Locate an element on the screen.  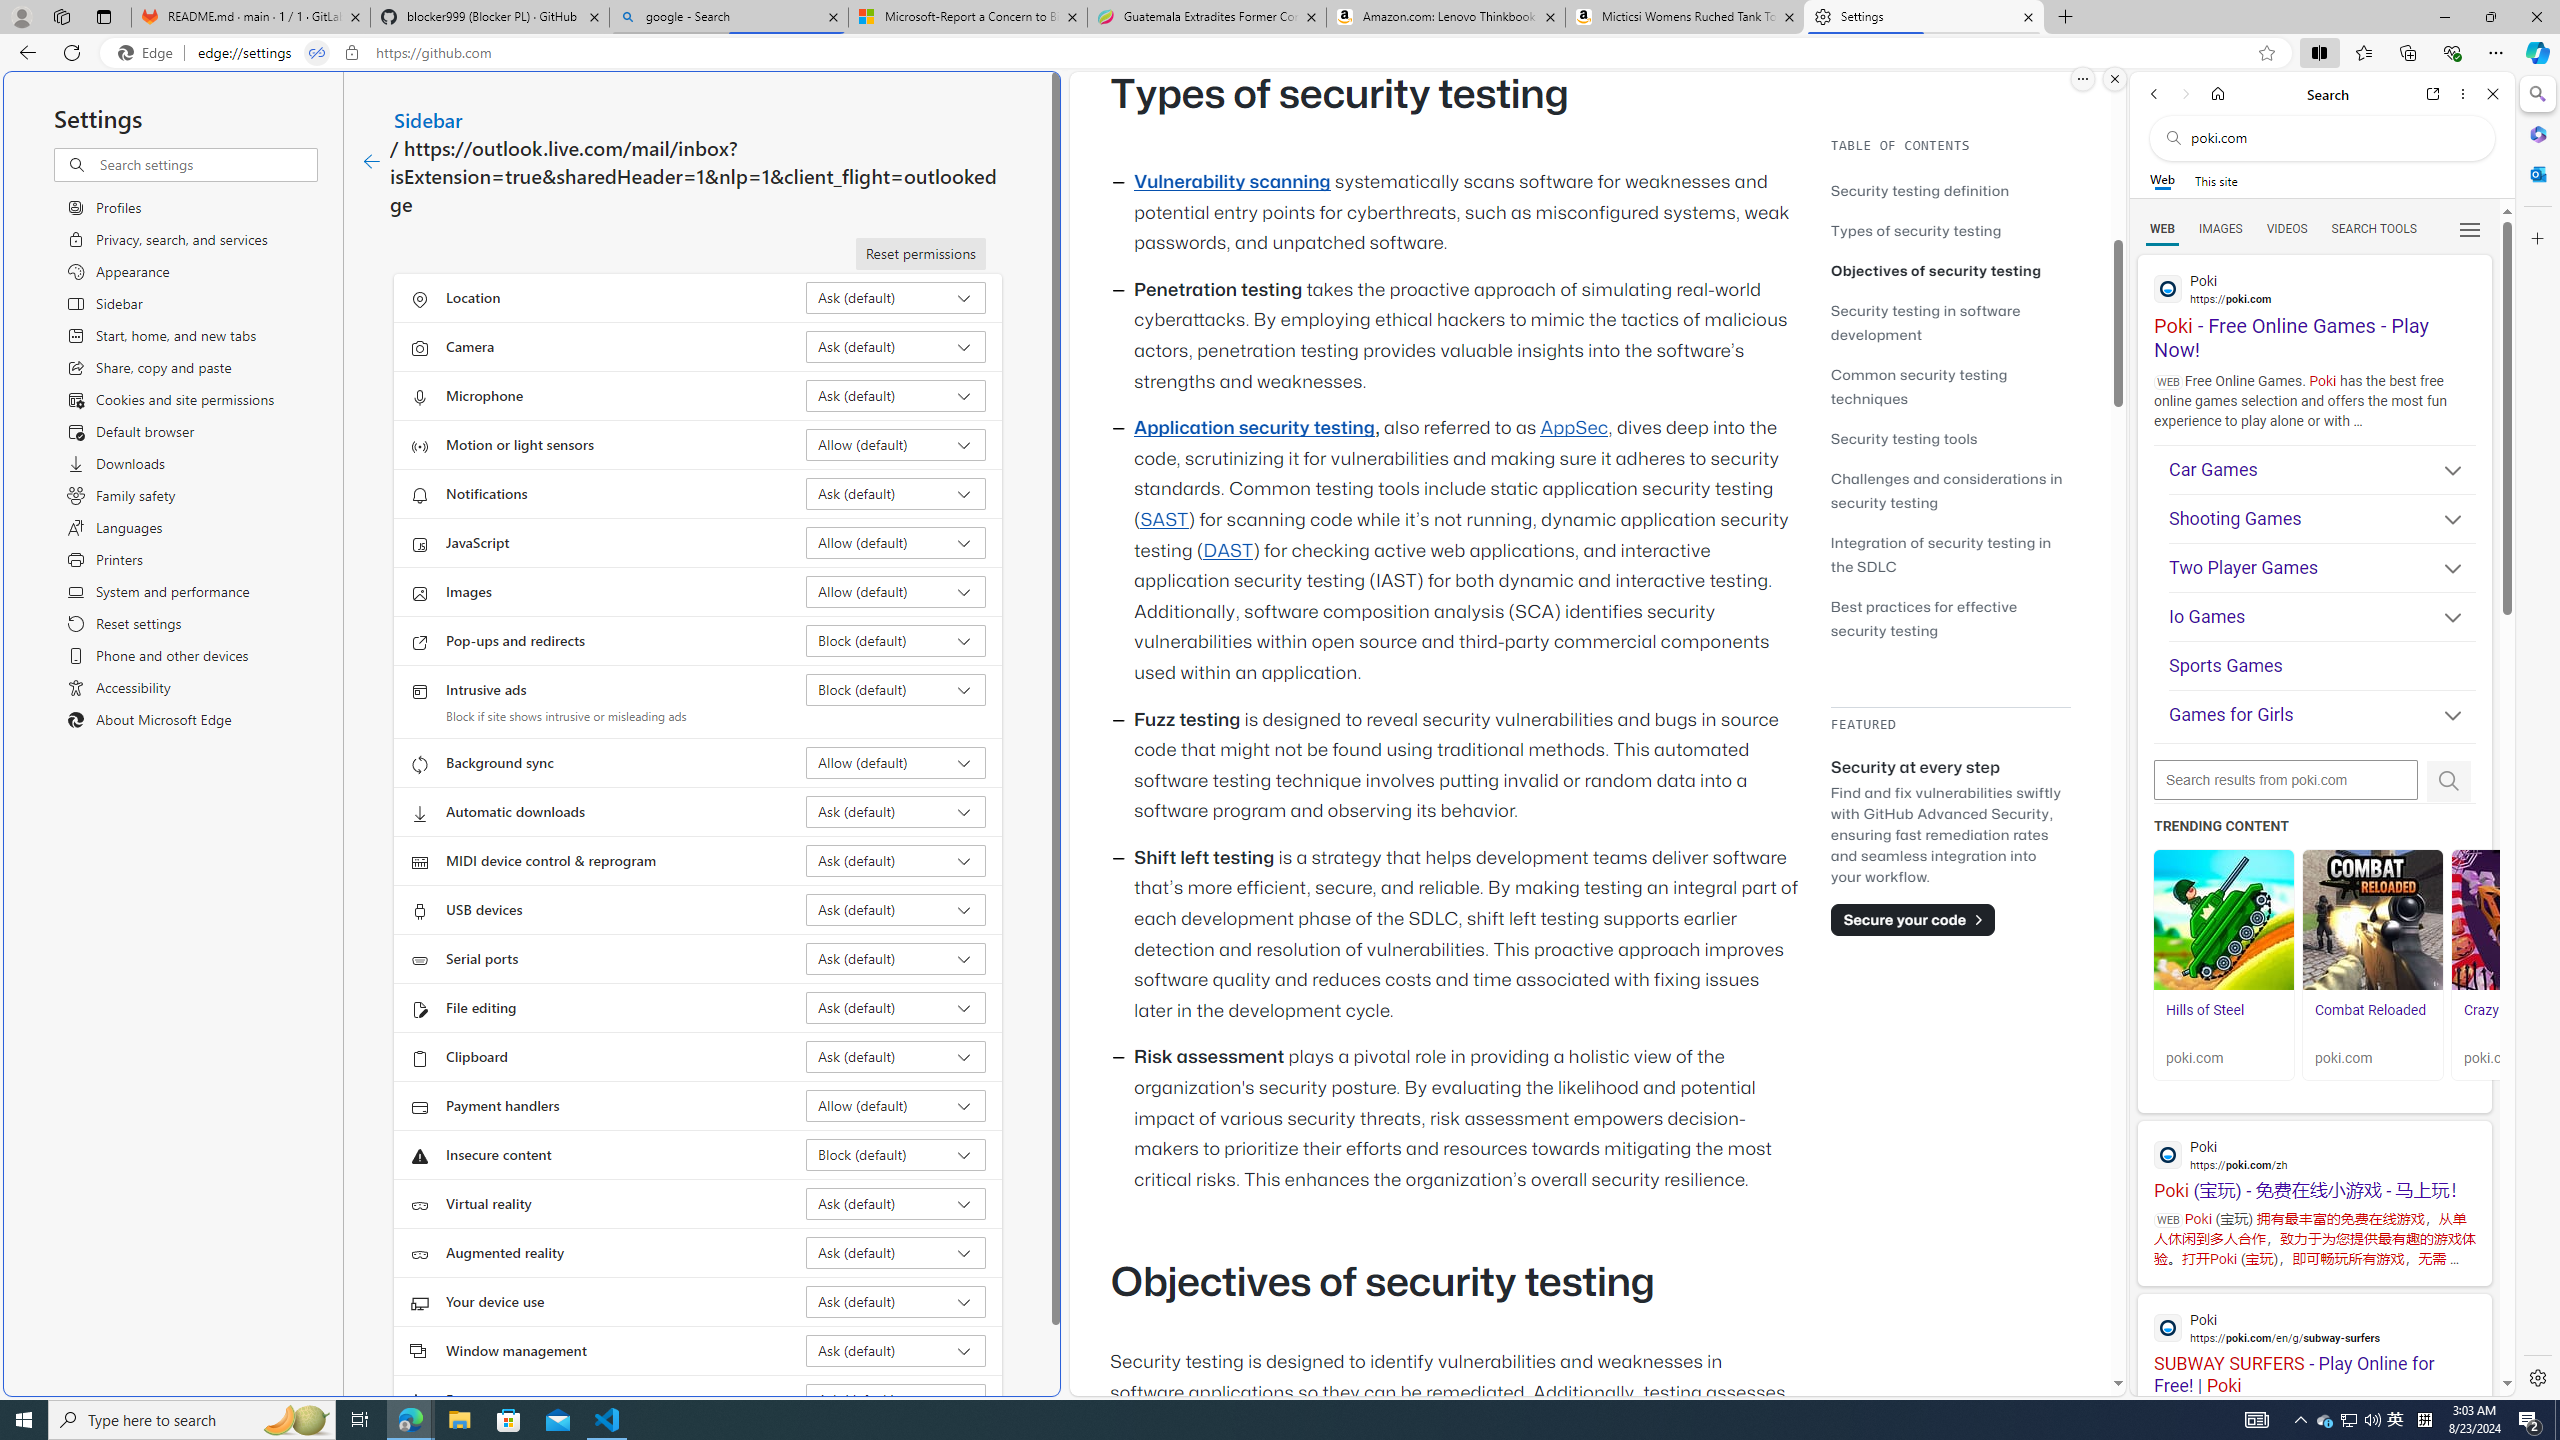
'Window management Ask (default)' is located at coordinates (896, 1349).